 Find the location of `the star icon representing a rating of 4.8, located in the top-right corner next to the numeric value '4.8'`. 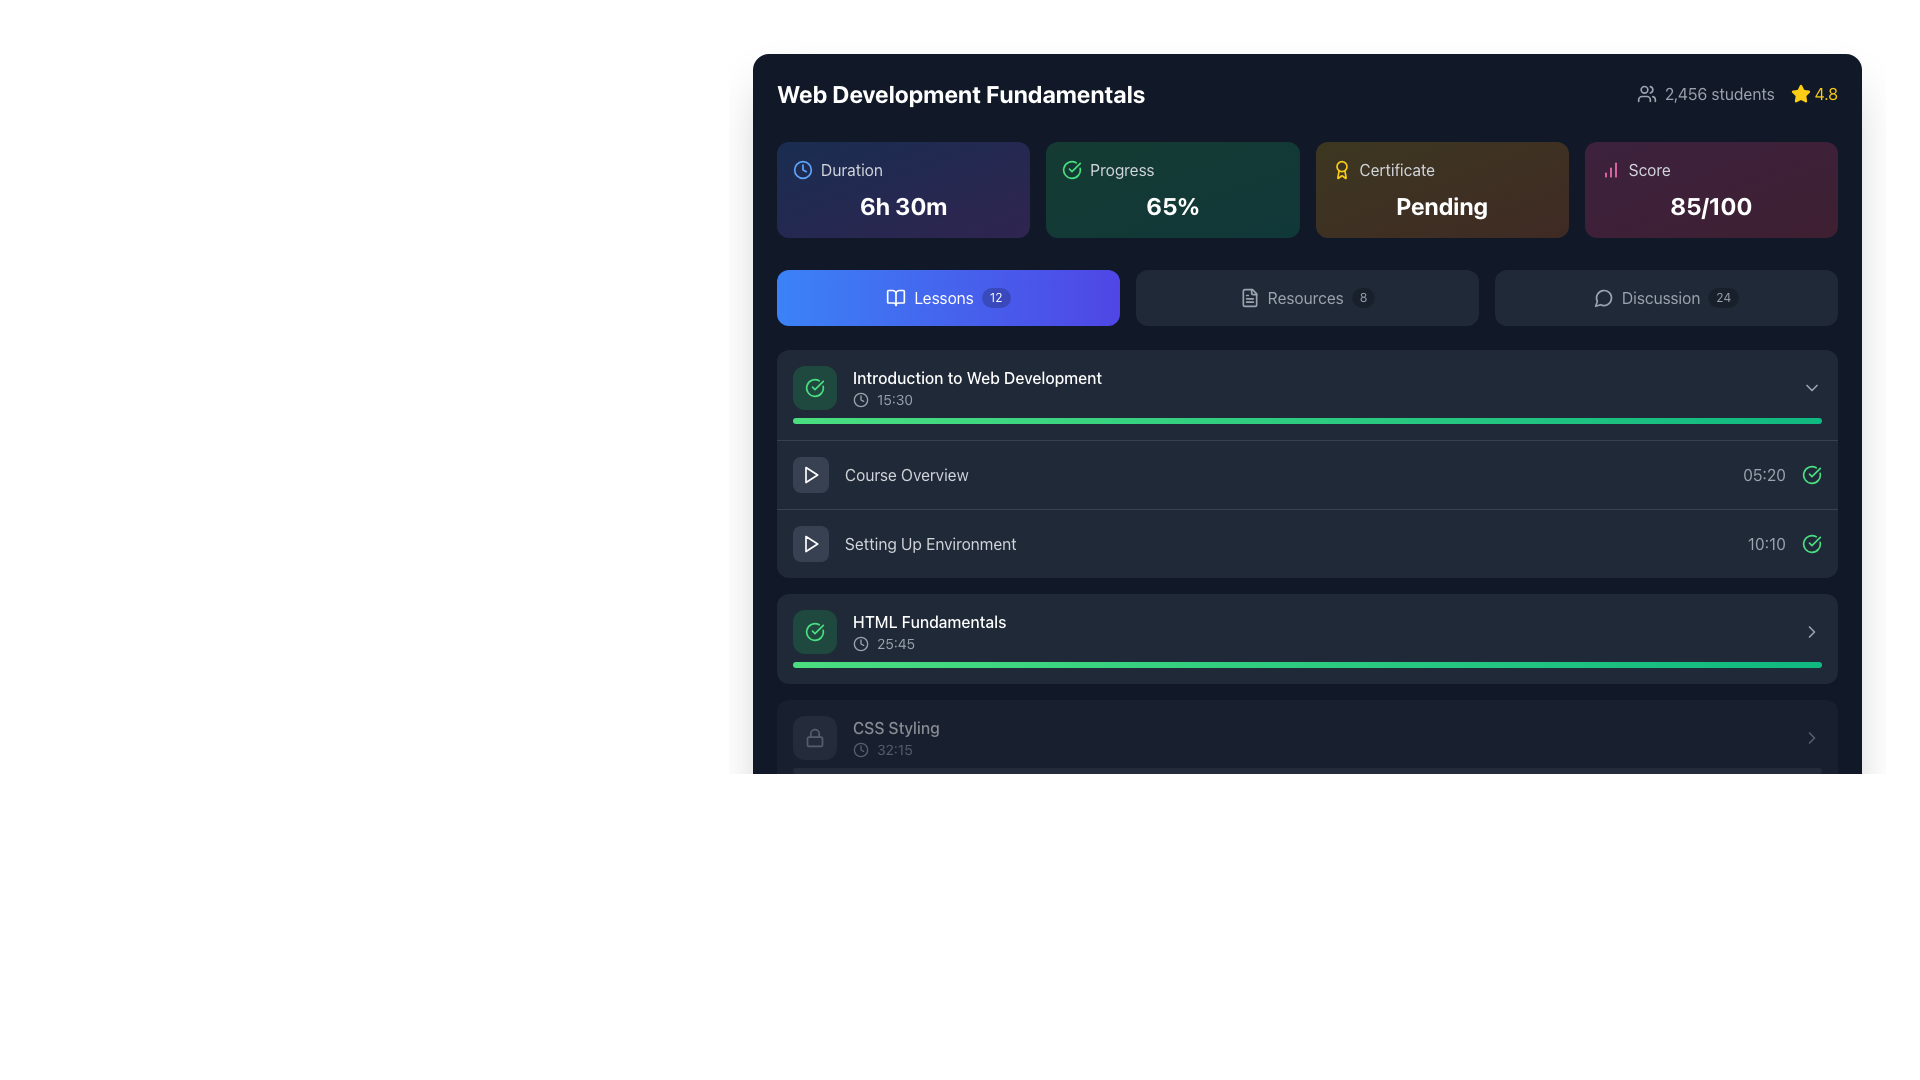

the star icon representing a rating of 4.8, located in the top-right corner next to the numeric value '4.8' is located at coordinates (1800, 93).